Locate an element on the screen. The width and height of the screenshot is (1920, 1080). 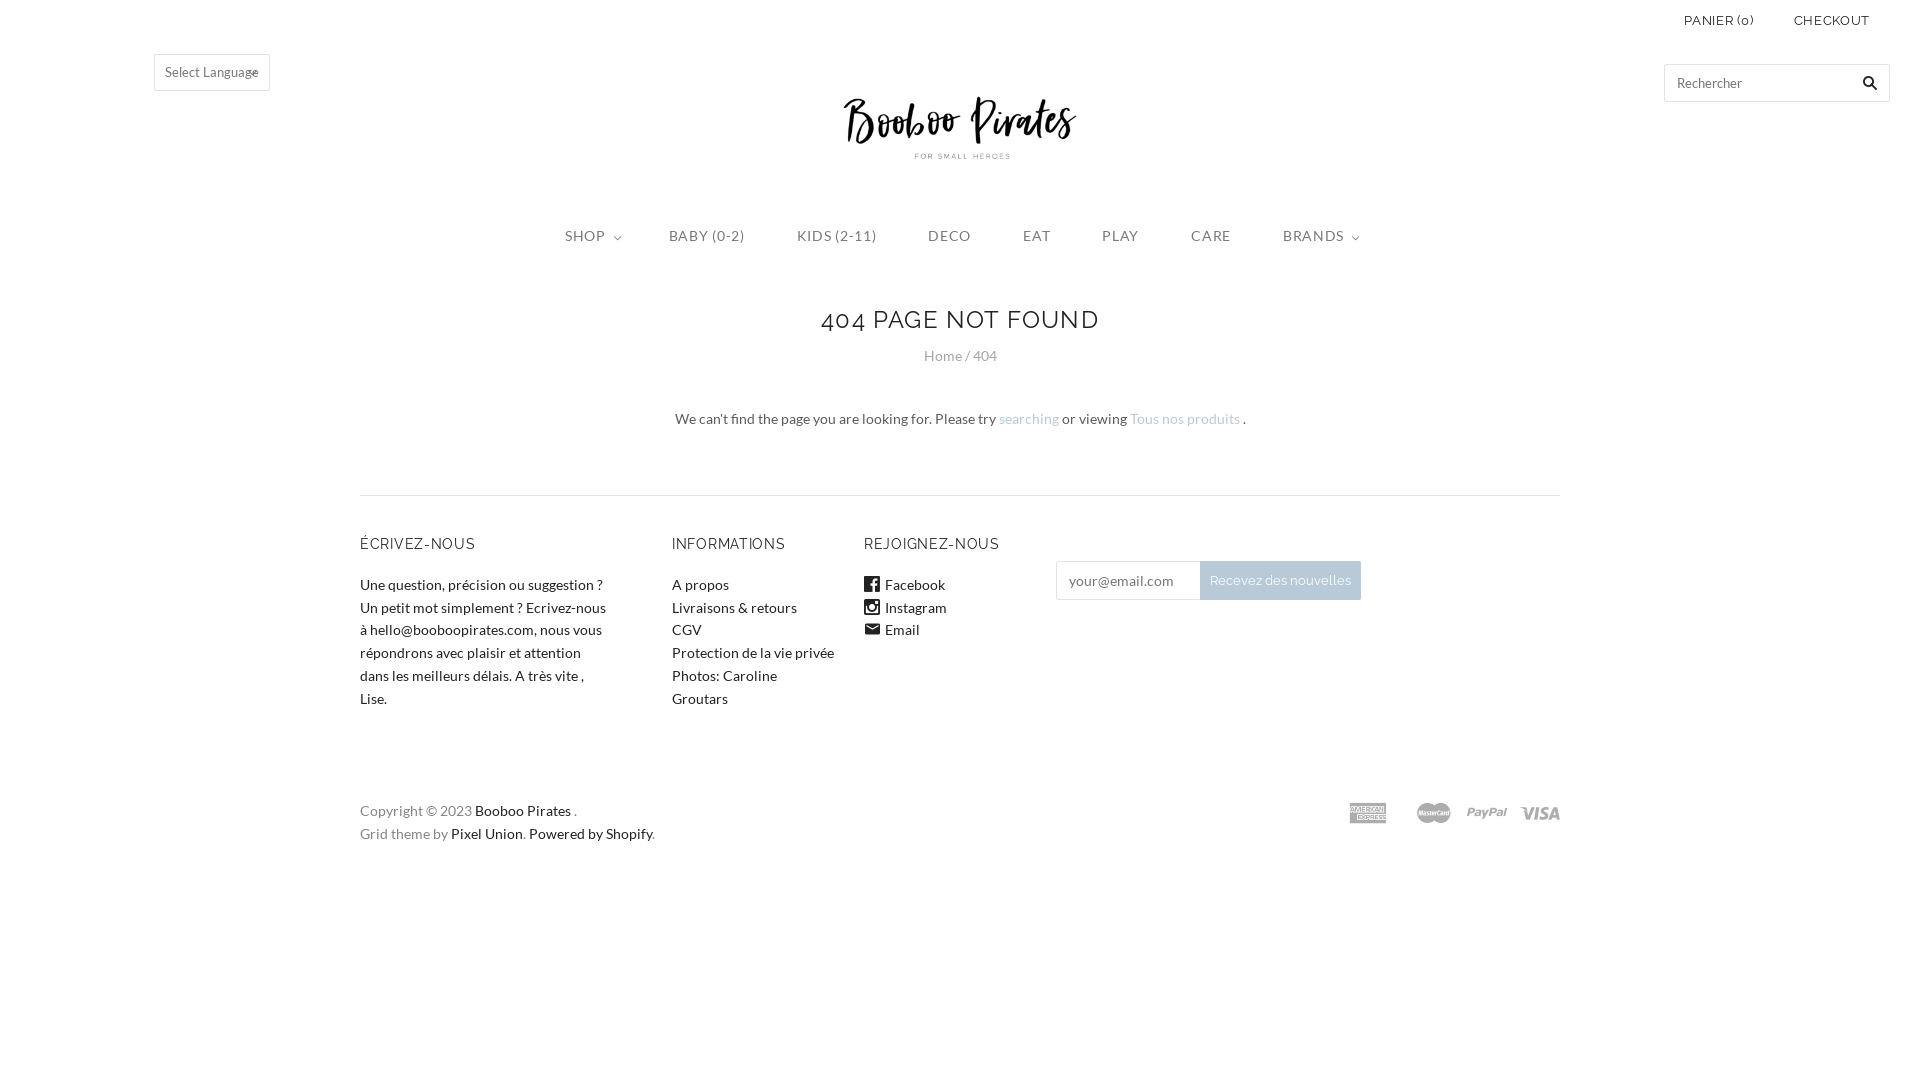
'Pixel Union' is located at coordinates (486, 833).